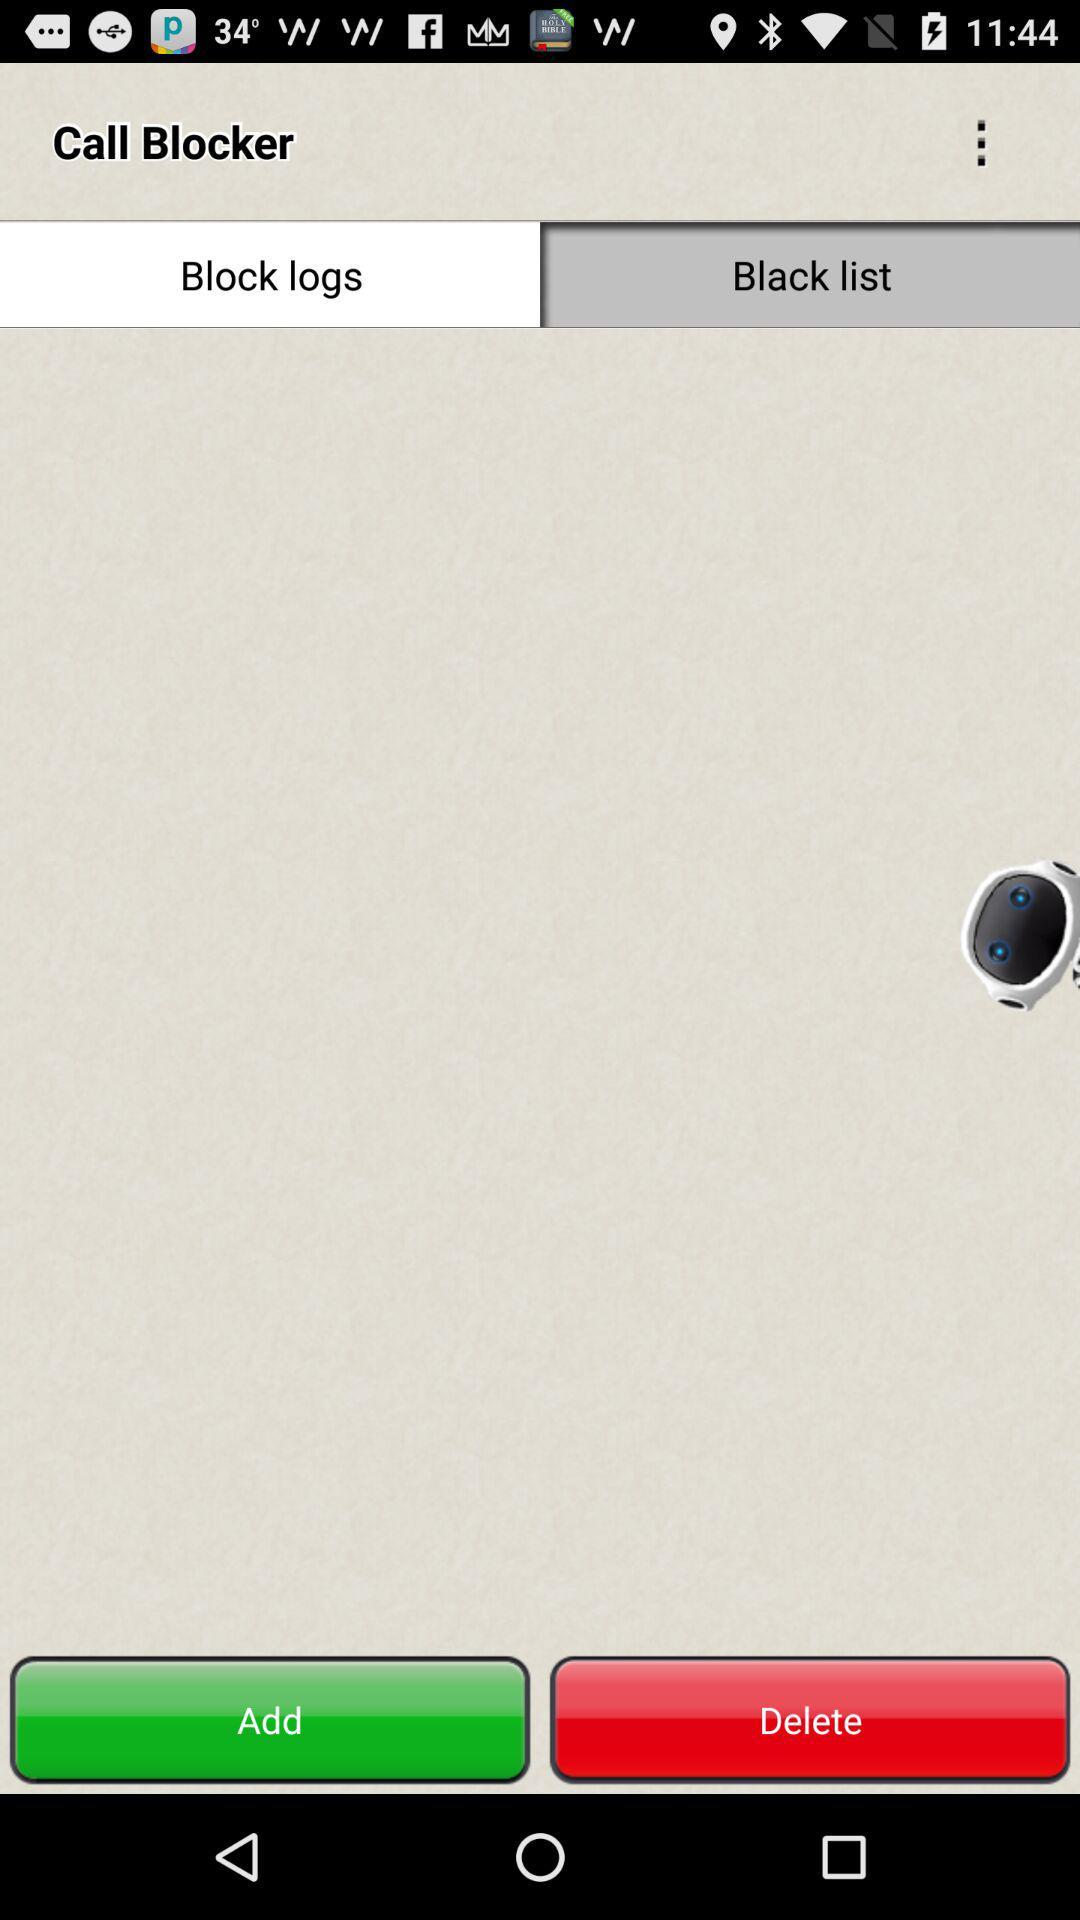  I want to click on the icon next to call blocker item, so click(980, 140).